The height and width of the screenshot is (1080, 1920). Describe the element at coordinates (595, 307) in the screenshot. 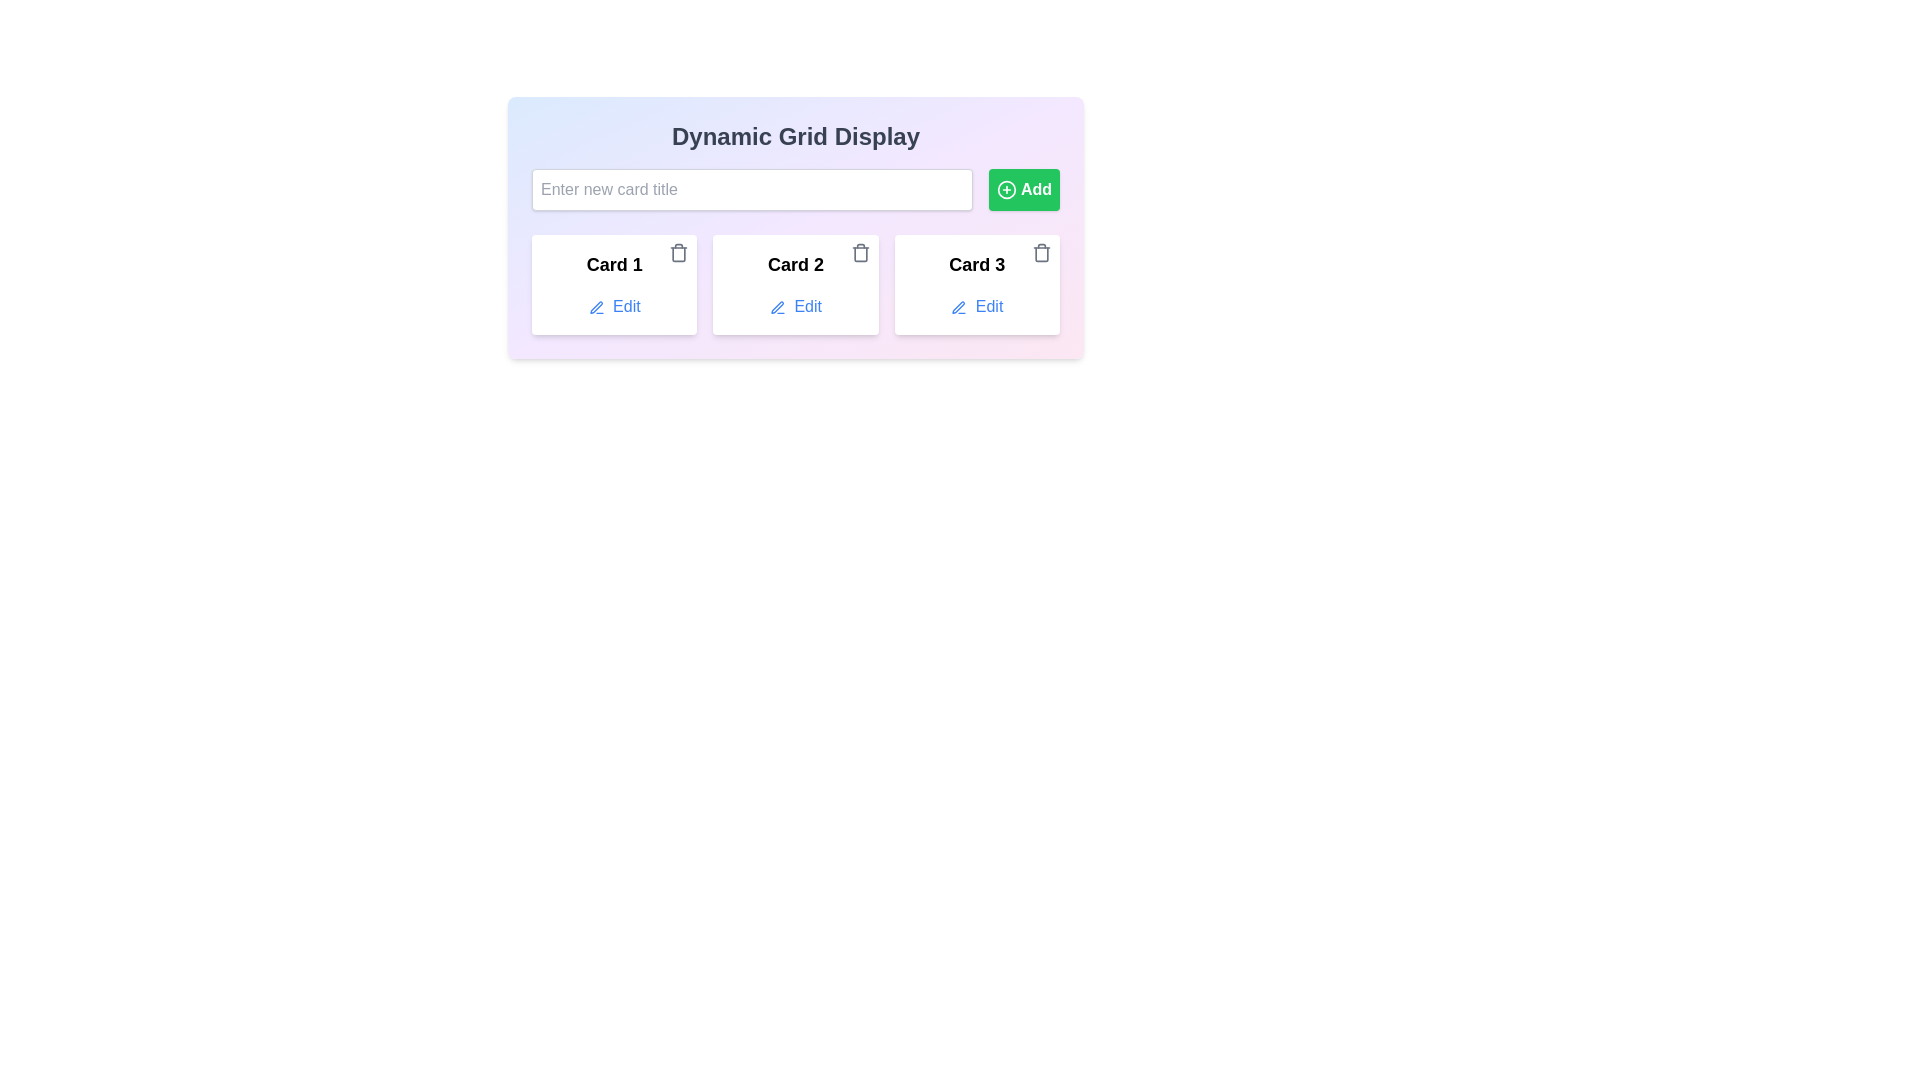

I see `the stylized pen icon next to the 'Edit' label located in the bottom section of 'Card 1' to initiate the edit functionality` at that location.